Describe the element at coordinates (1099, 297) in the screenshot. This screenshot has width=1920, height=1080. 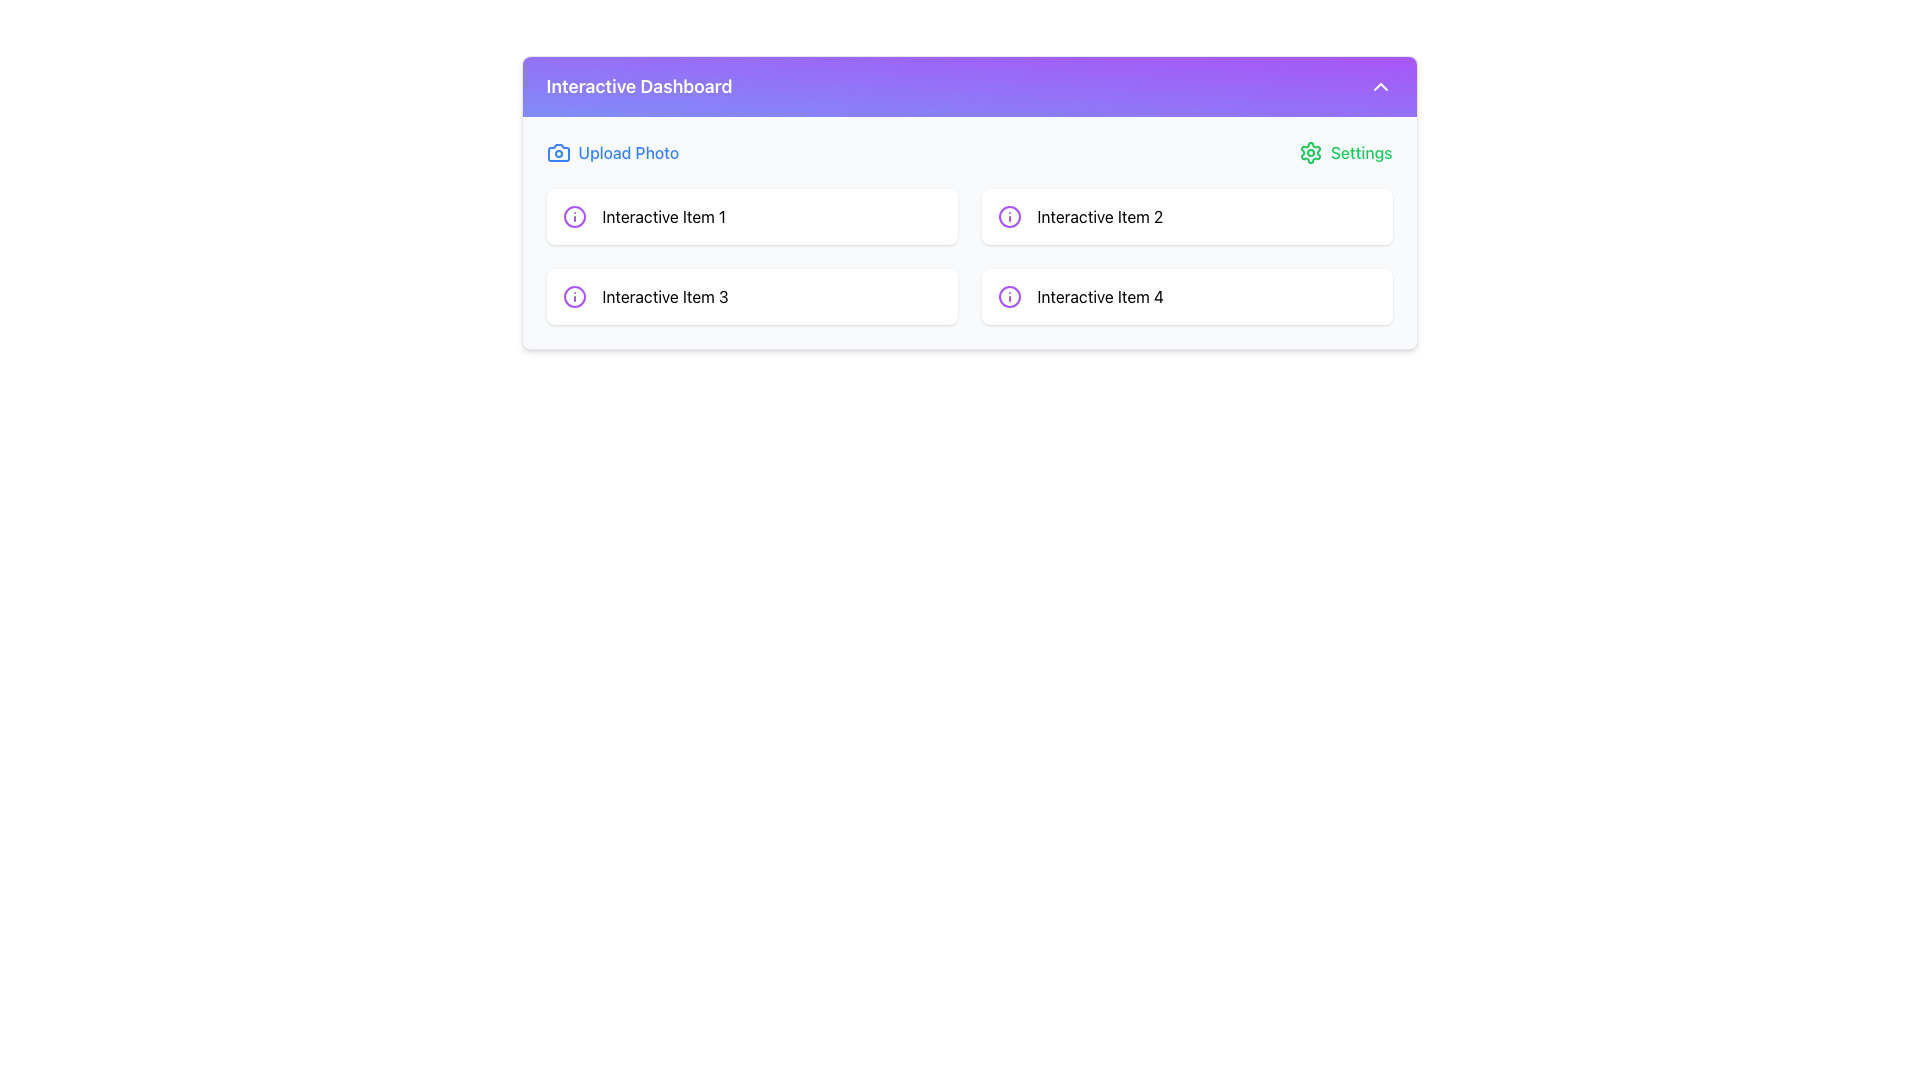
I see `the main descriptive text label located in the bottom-right card of the two-by-two grid arrangement, which is positioned to the right of an info icon` at that location.